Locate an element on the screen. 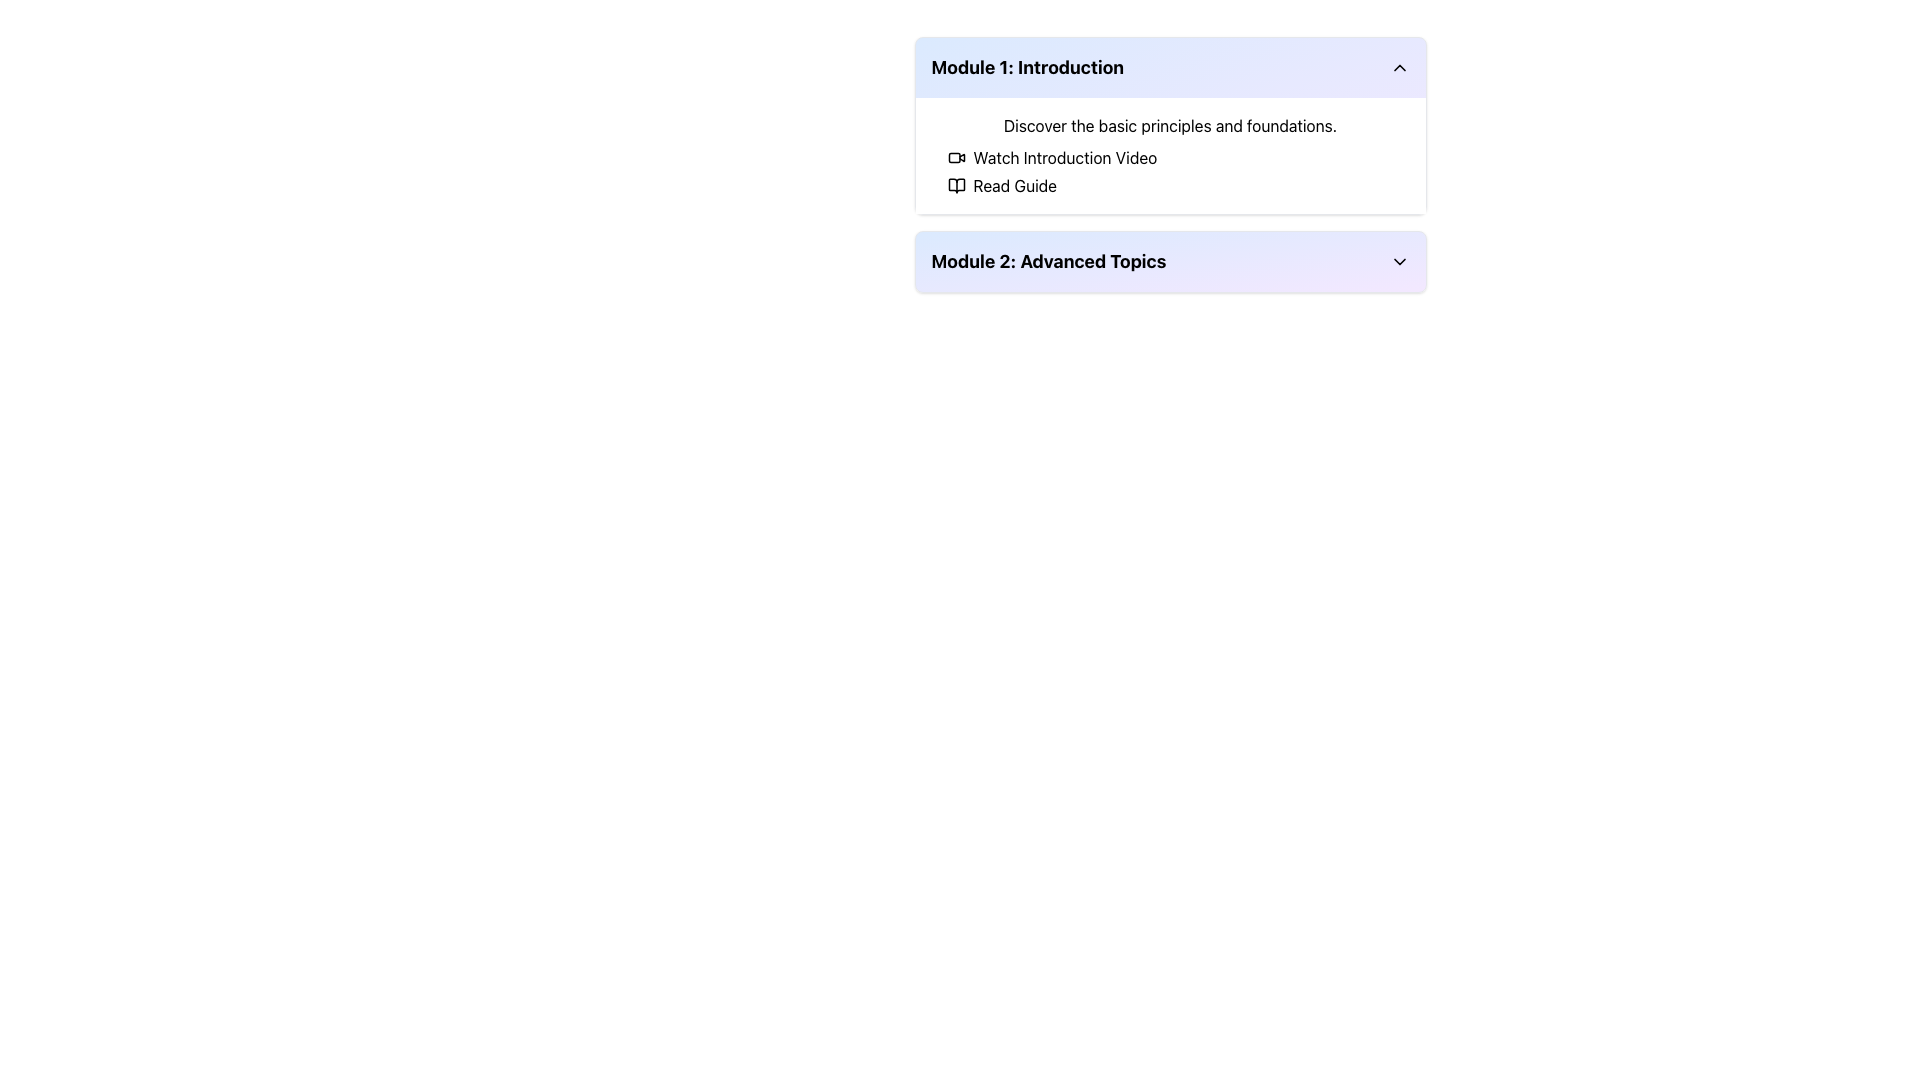 The image size is (1920, 1080). the downward-pointing chevron icon located in the top-right corner of the 'Module 2: Advanced Topics' header is located at coordinates (1398, 261).